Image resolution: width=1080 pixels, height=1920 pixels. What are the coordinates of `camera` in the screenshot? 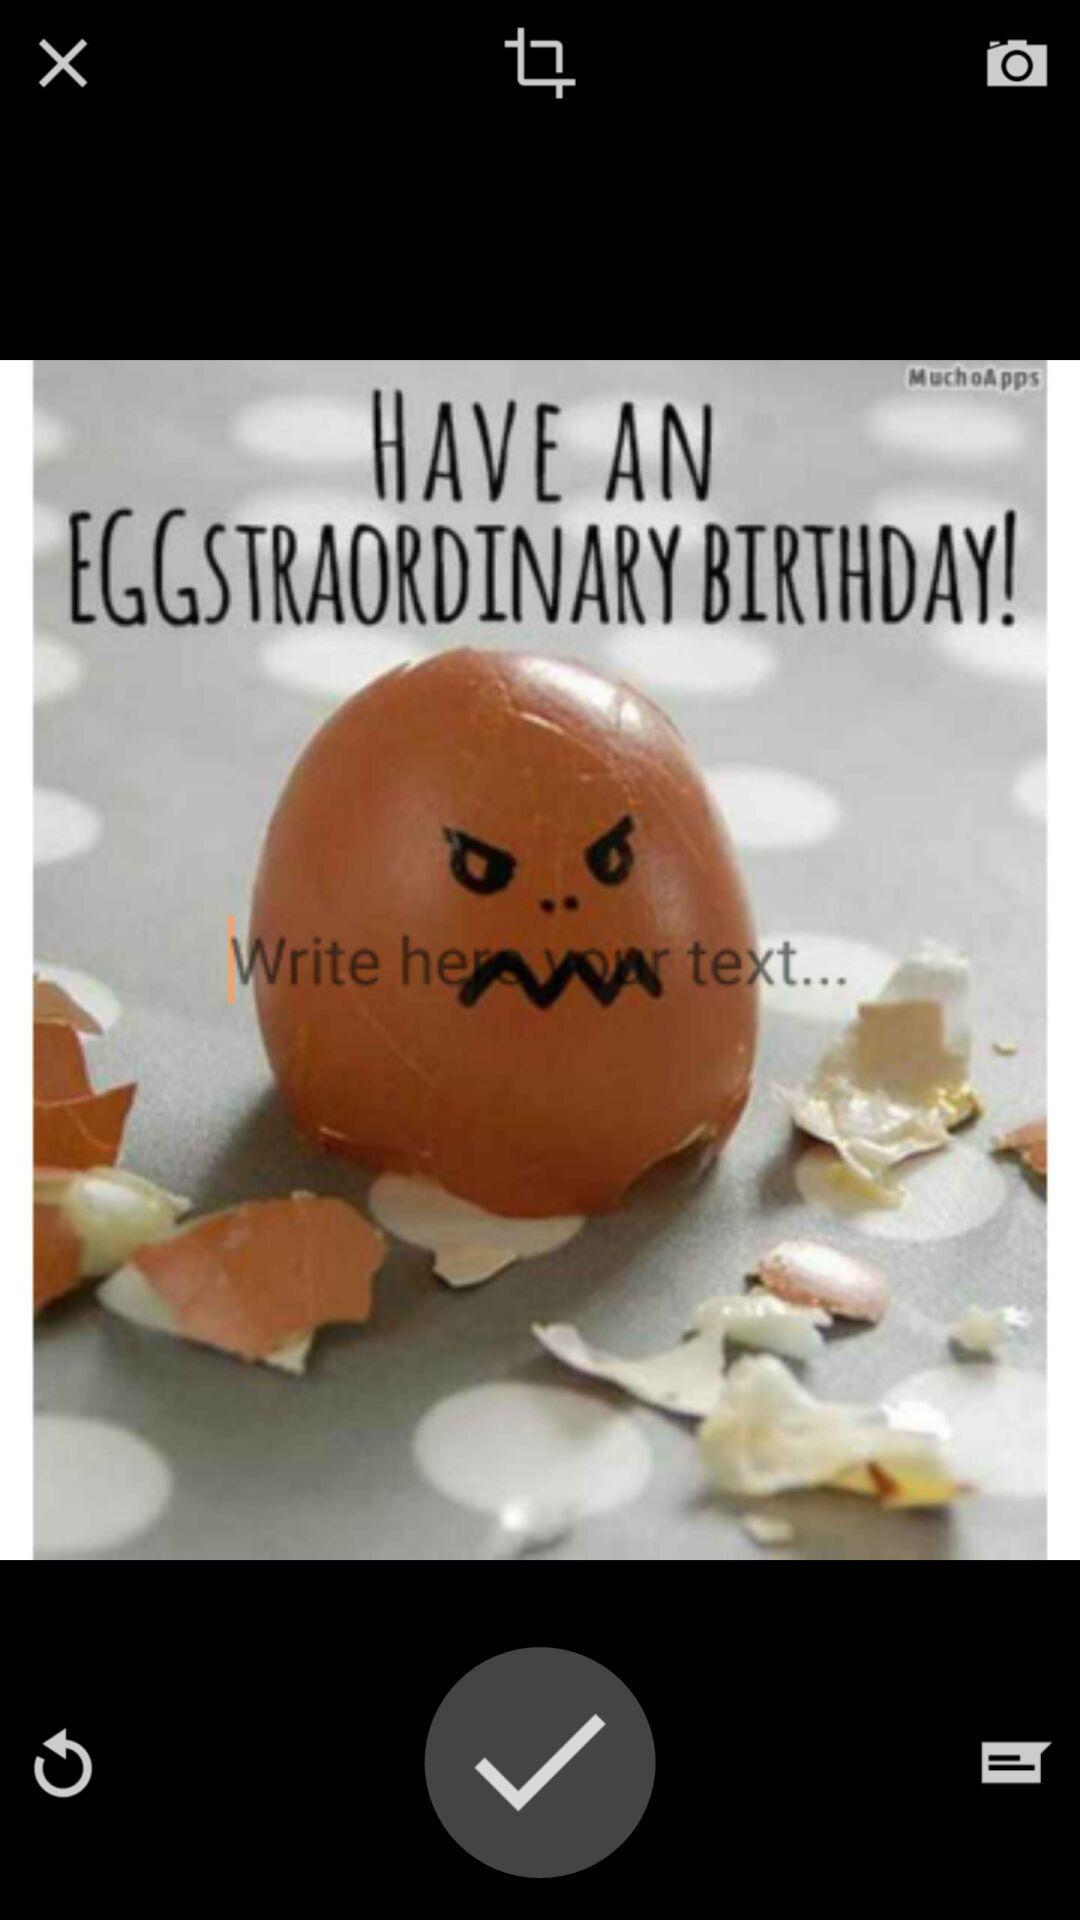 It's located at (1017, 62).